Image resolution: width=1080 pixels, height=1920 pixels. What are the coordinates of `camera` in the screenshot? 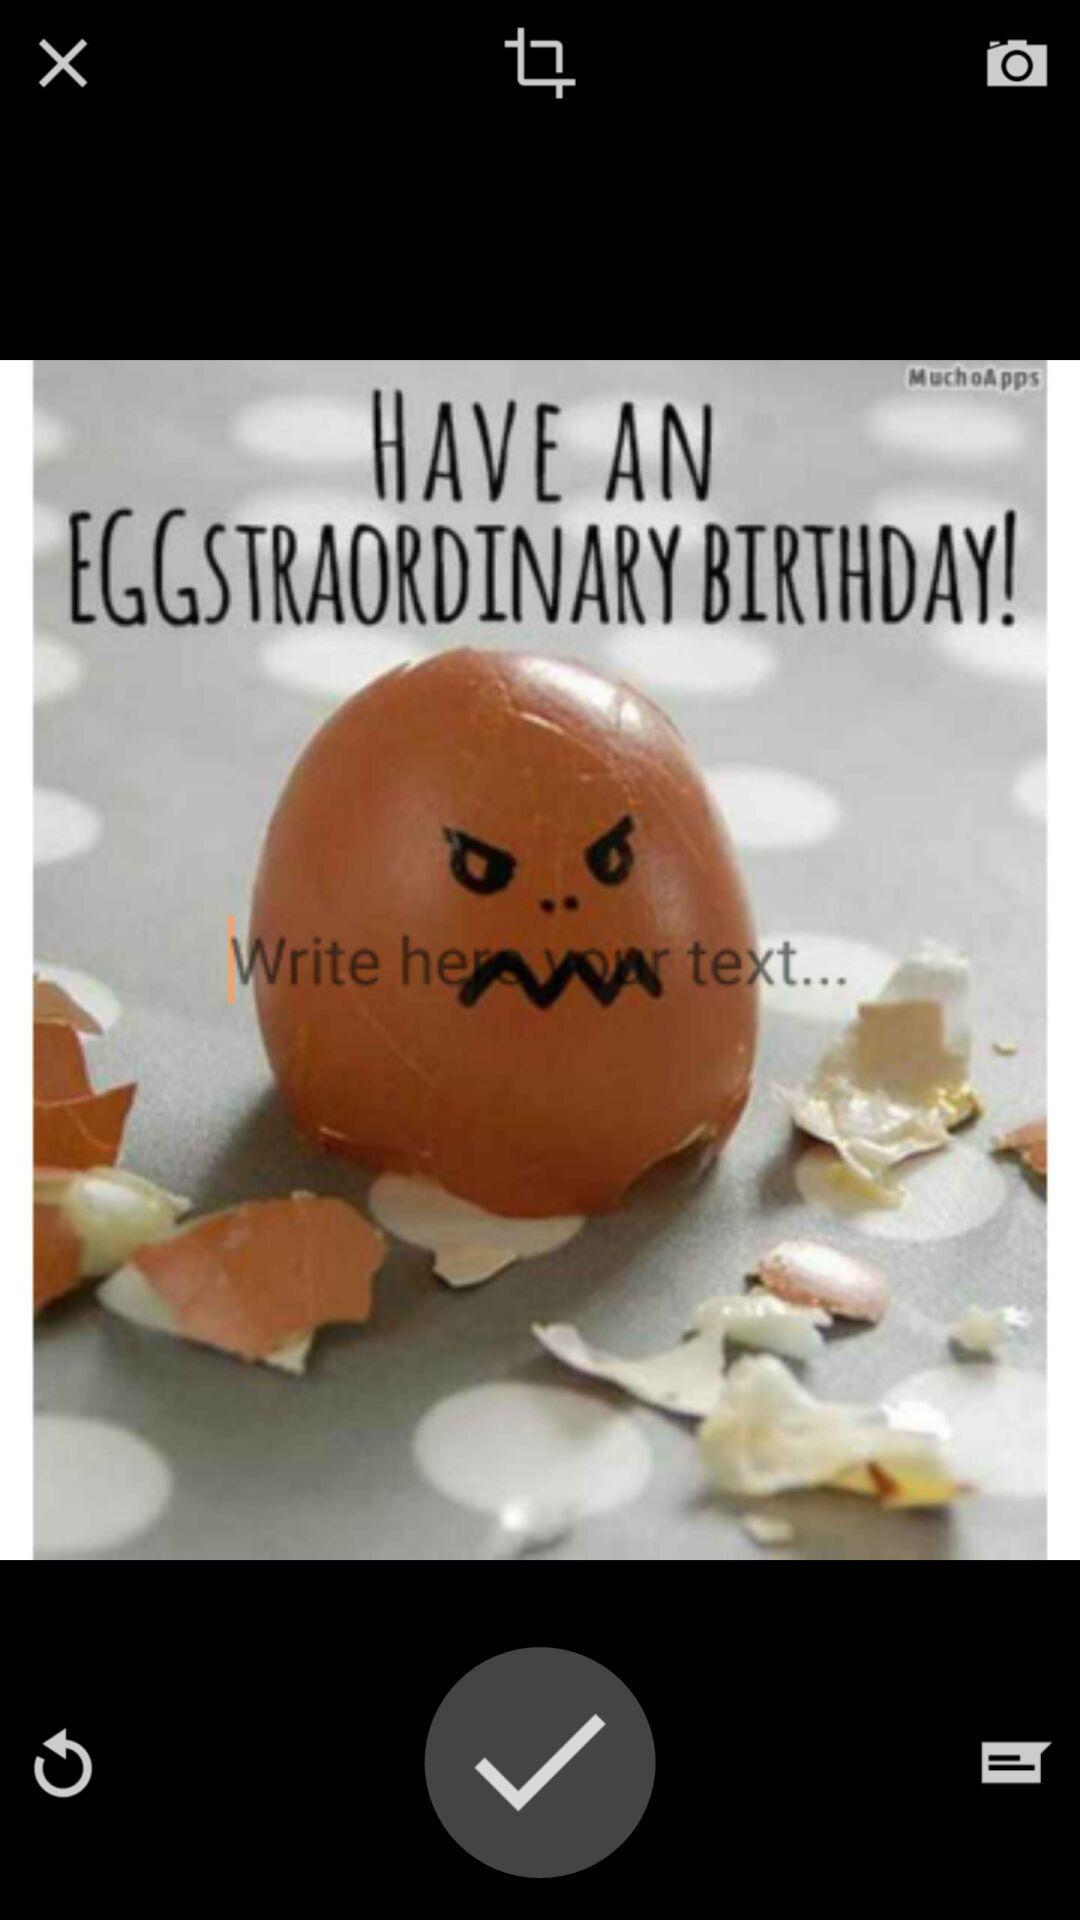 It's located at (1017, 62).